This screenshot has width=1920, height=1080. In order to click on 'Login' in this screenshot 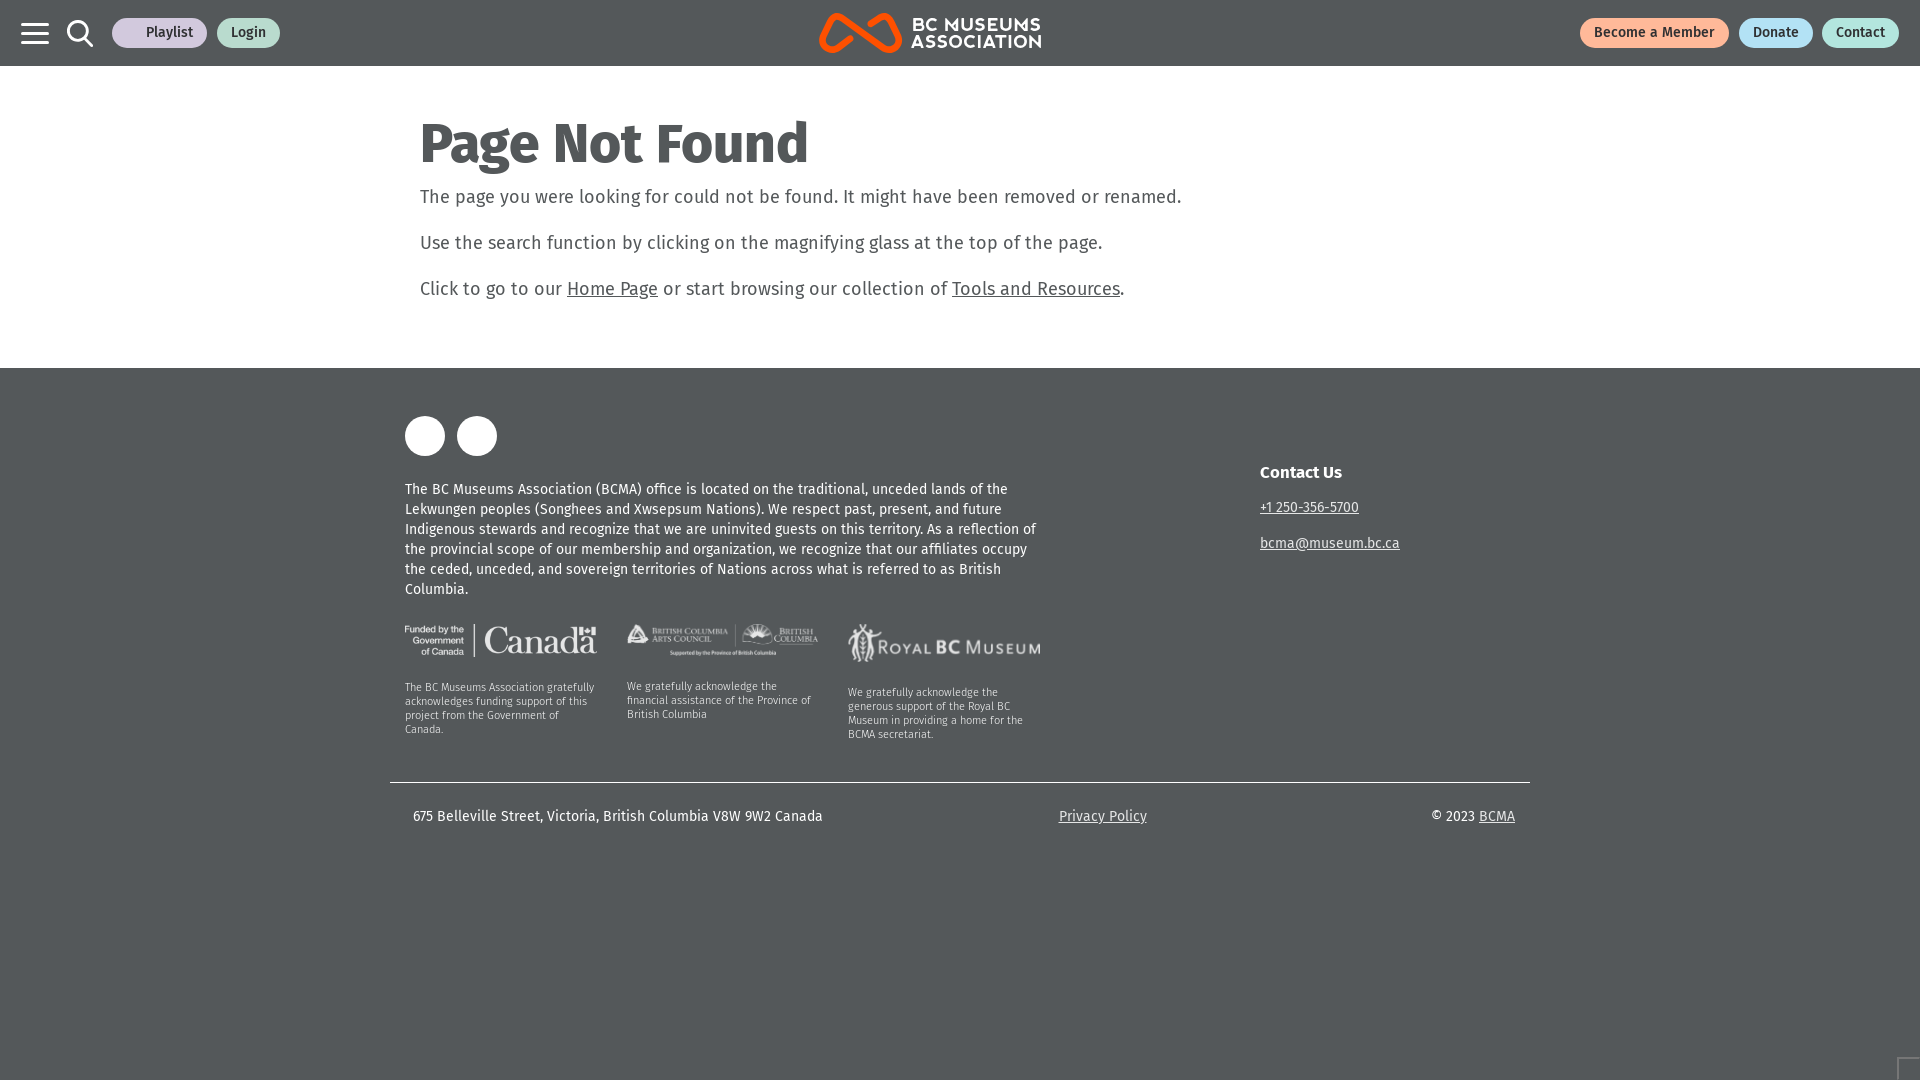, I will do `click(247, 33)`.